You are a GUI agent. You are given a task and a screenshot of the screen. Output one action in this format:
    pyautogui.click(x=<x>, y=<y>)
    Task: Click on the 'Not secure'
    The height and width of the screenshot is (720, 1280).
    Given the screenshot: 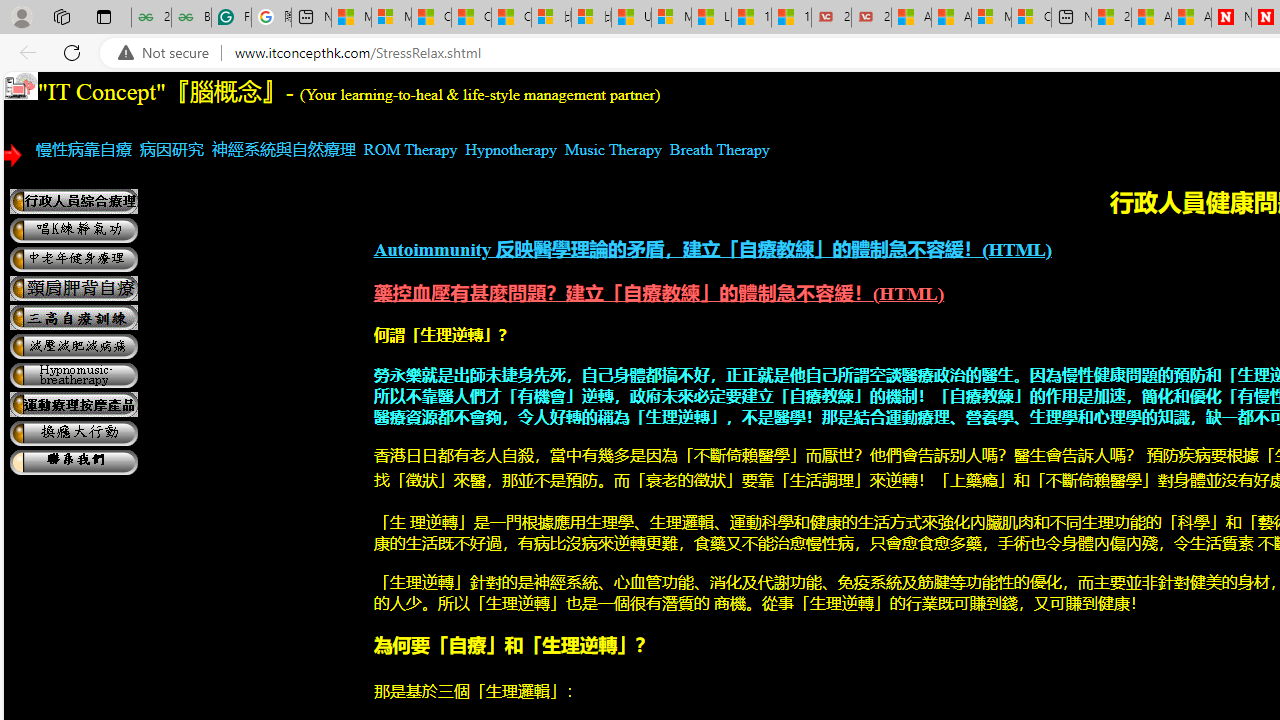 What is the action you would take?
    pyautogui.click(x=168, y=52)
    